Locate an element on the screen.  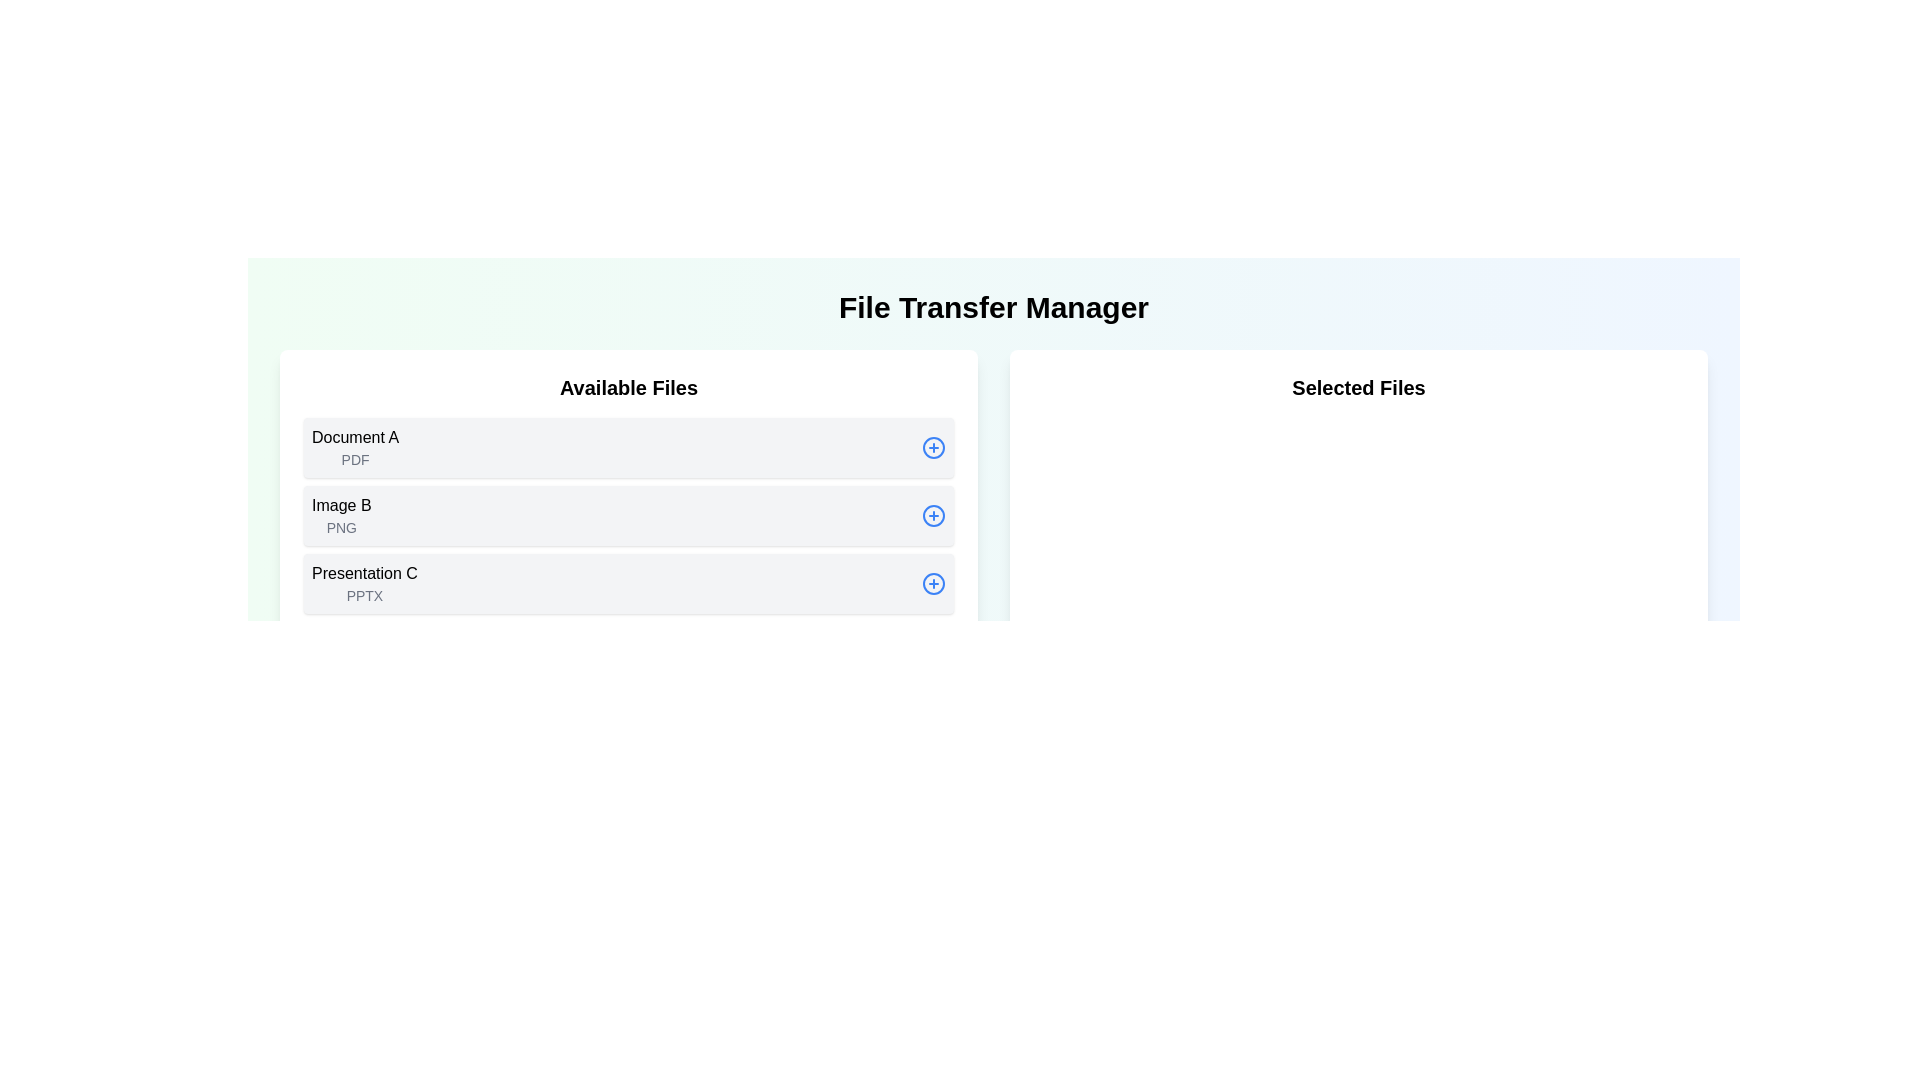
the List Box that represents and lists available files under the 'Available Files' section is located at coordinates (627, 496).